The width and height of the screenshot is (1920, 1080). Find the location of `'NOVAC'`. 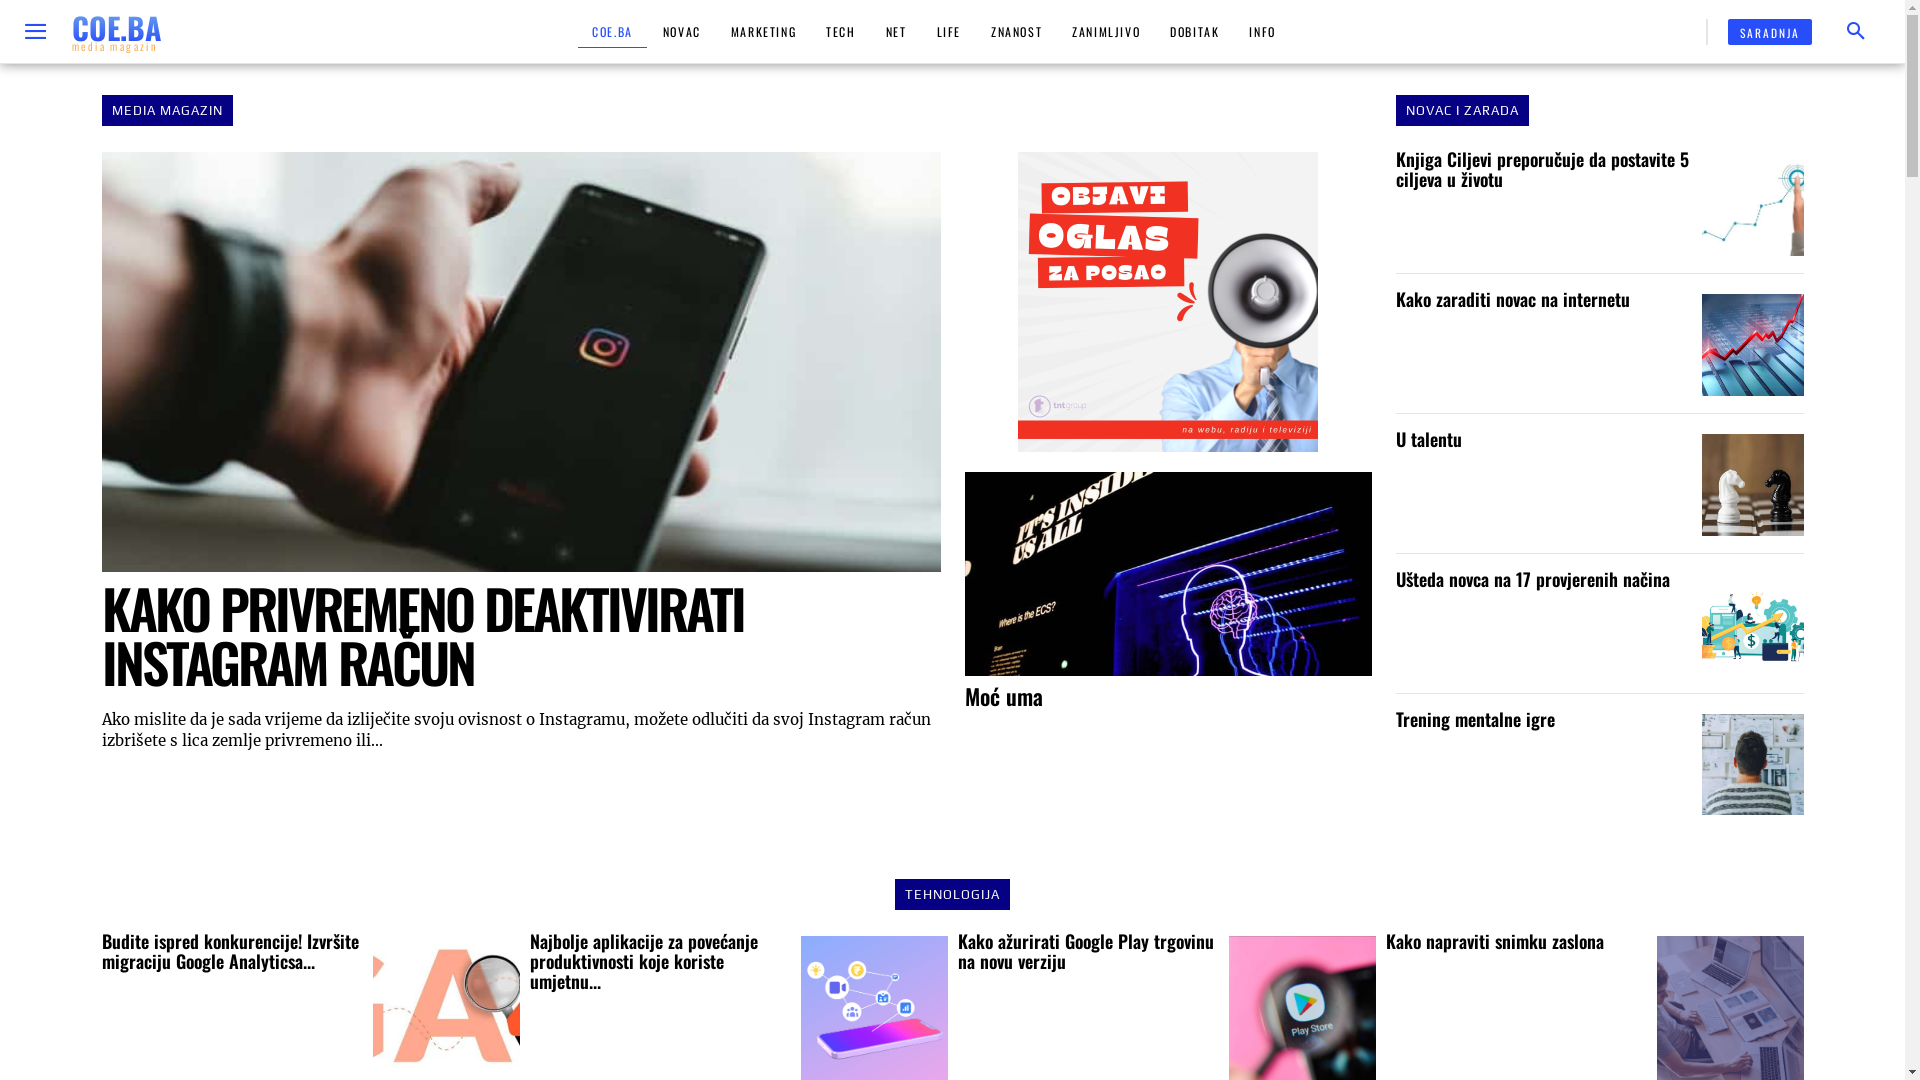

'NOVAC' is located at coordinates (681, 31).